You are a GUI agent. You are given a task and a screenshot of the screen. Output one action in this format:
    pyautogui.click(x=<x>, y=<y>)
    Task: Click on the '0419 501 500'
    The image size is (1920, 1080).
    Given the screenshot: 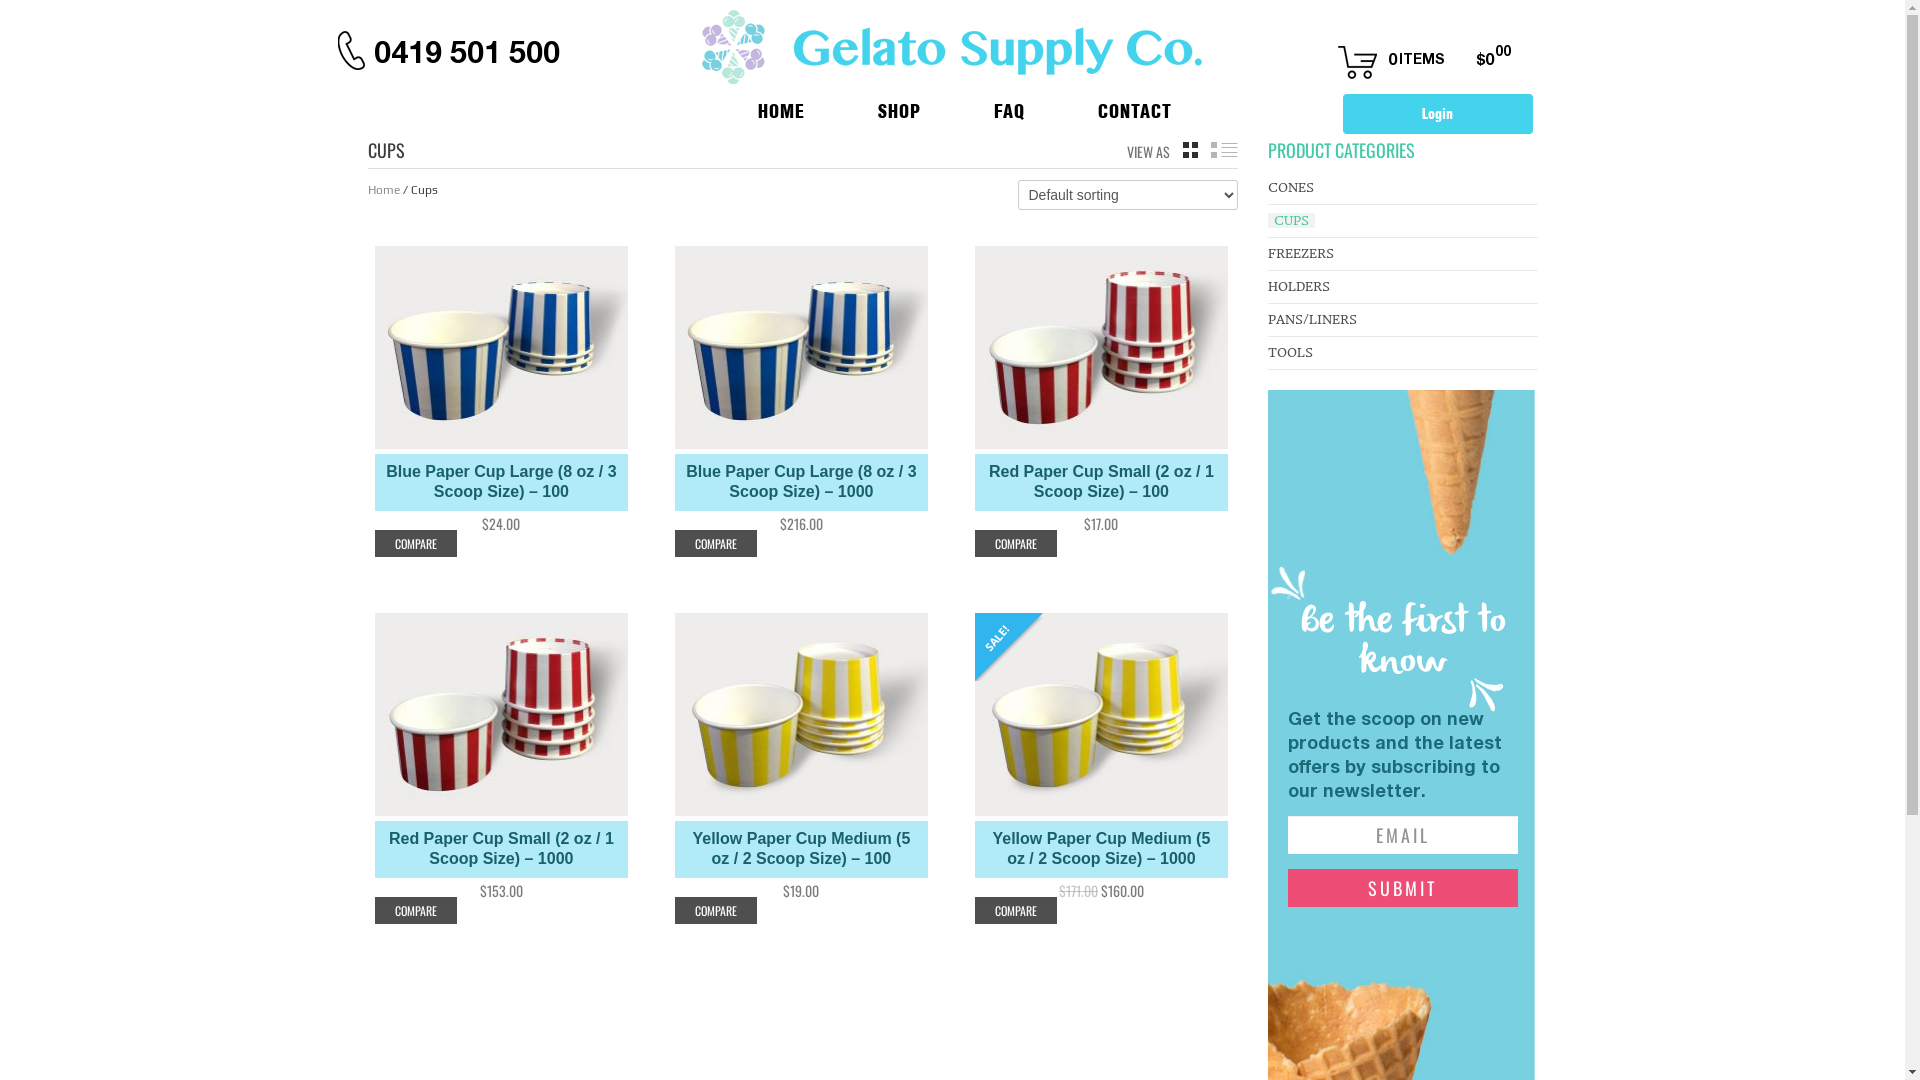 What is the action you would take?
    pyautogui.click(x=465, y=50)
    